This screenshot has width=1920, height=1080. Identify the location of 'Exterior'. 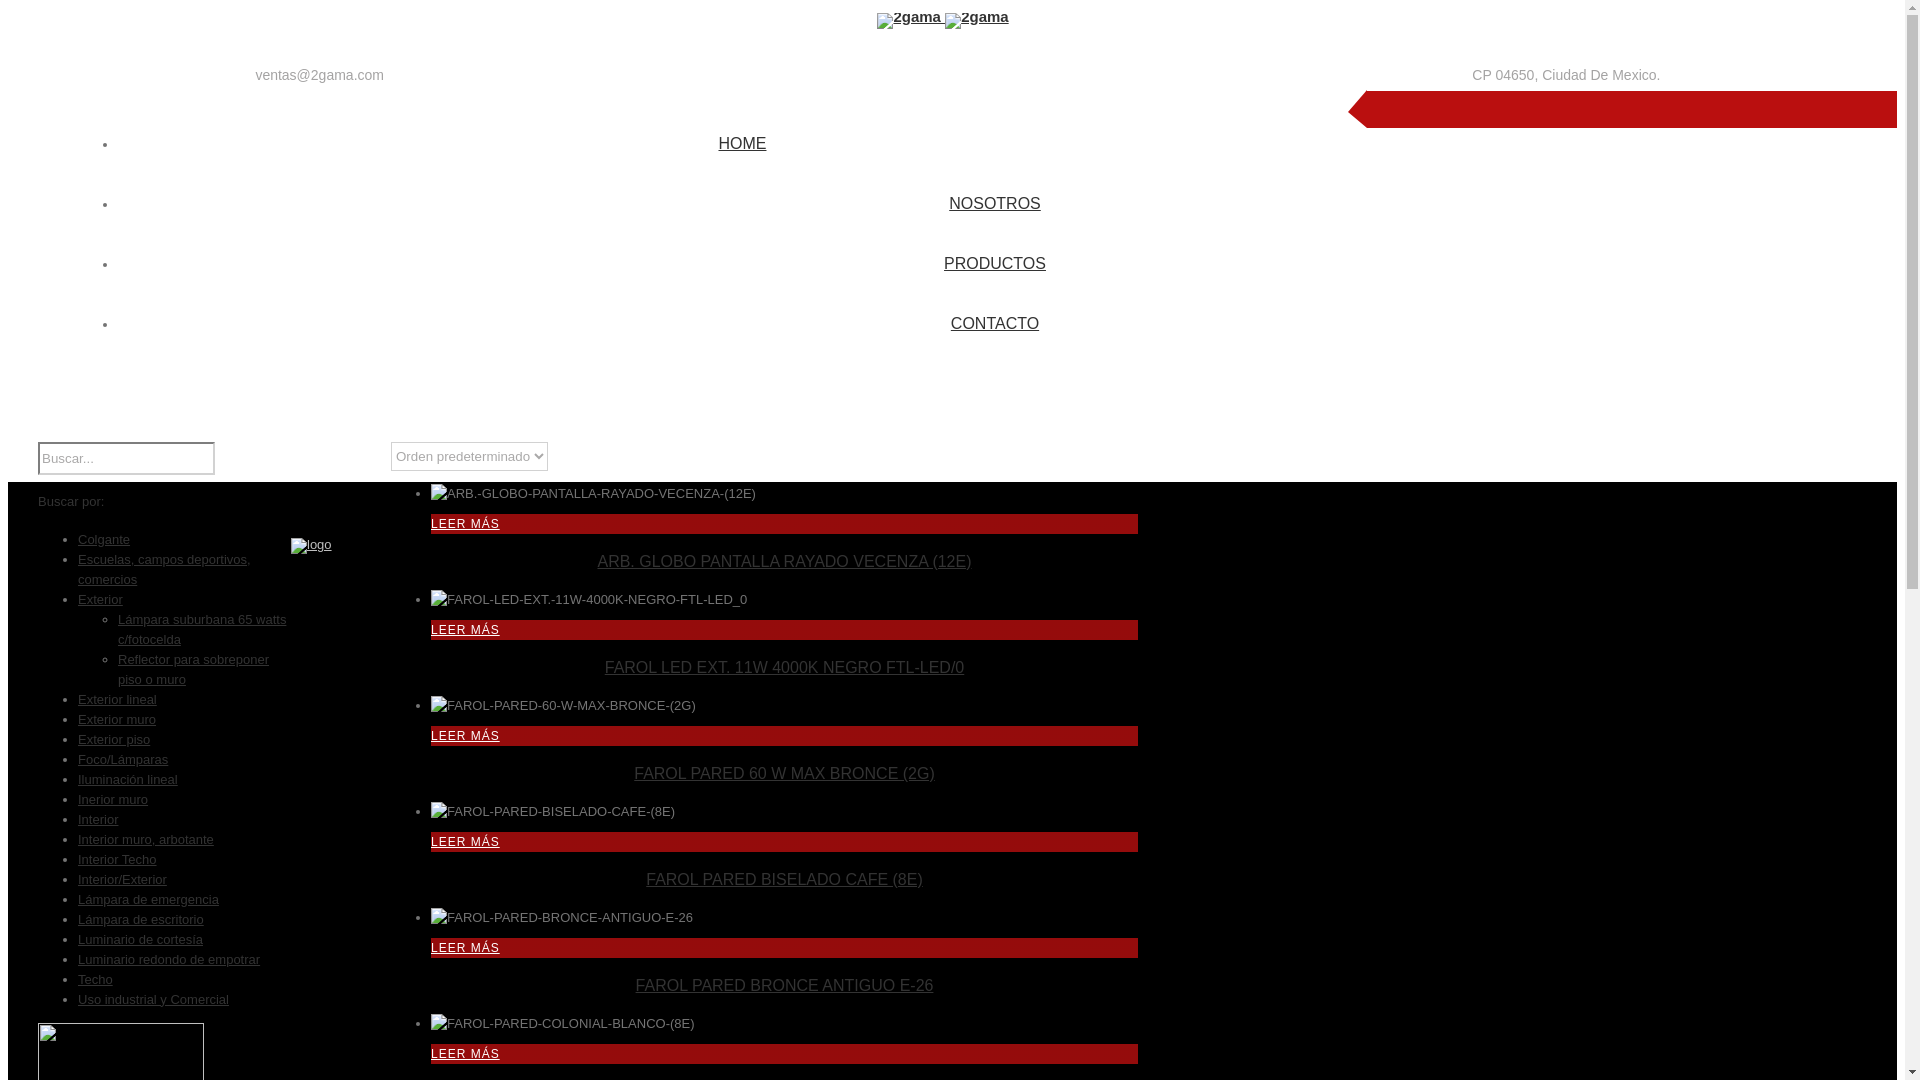
(99, 598).